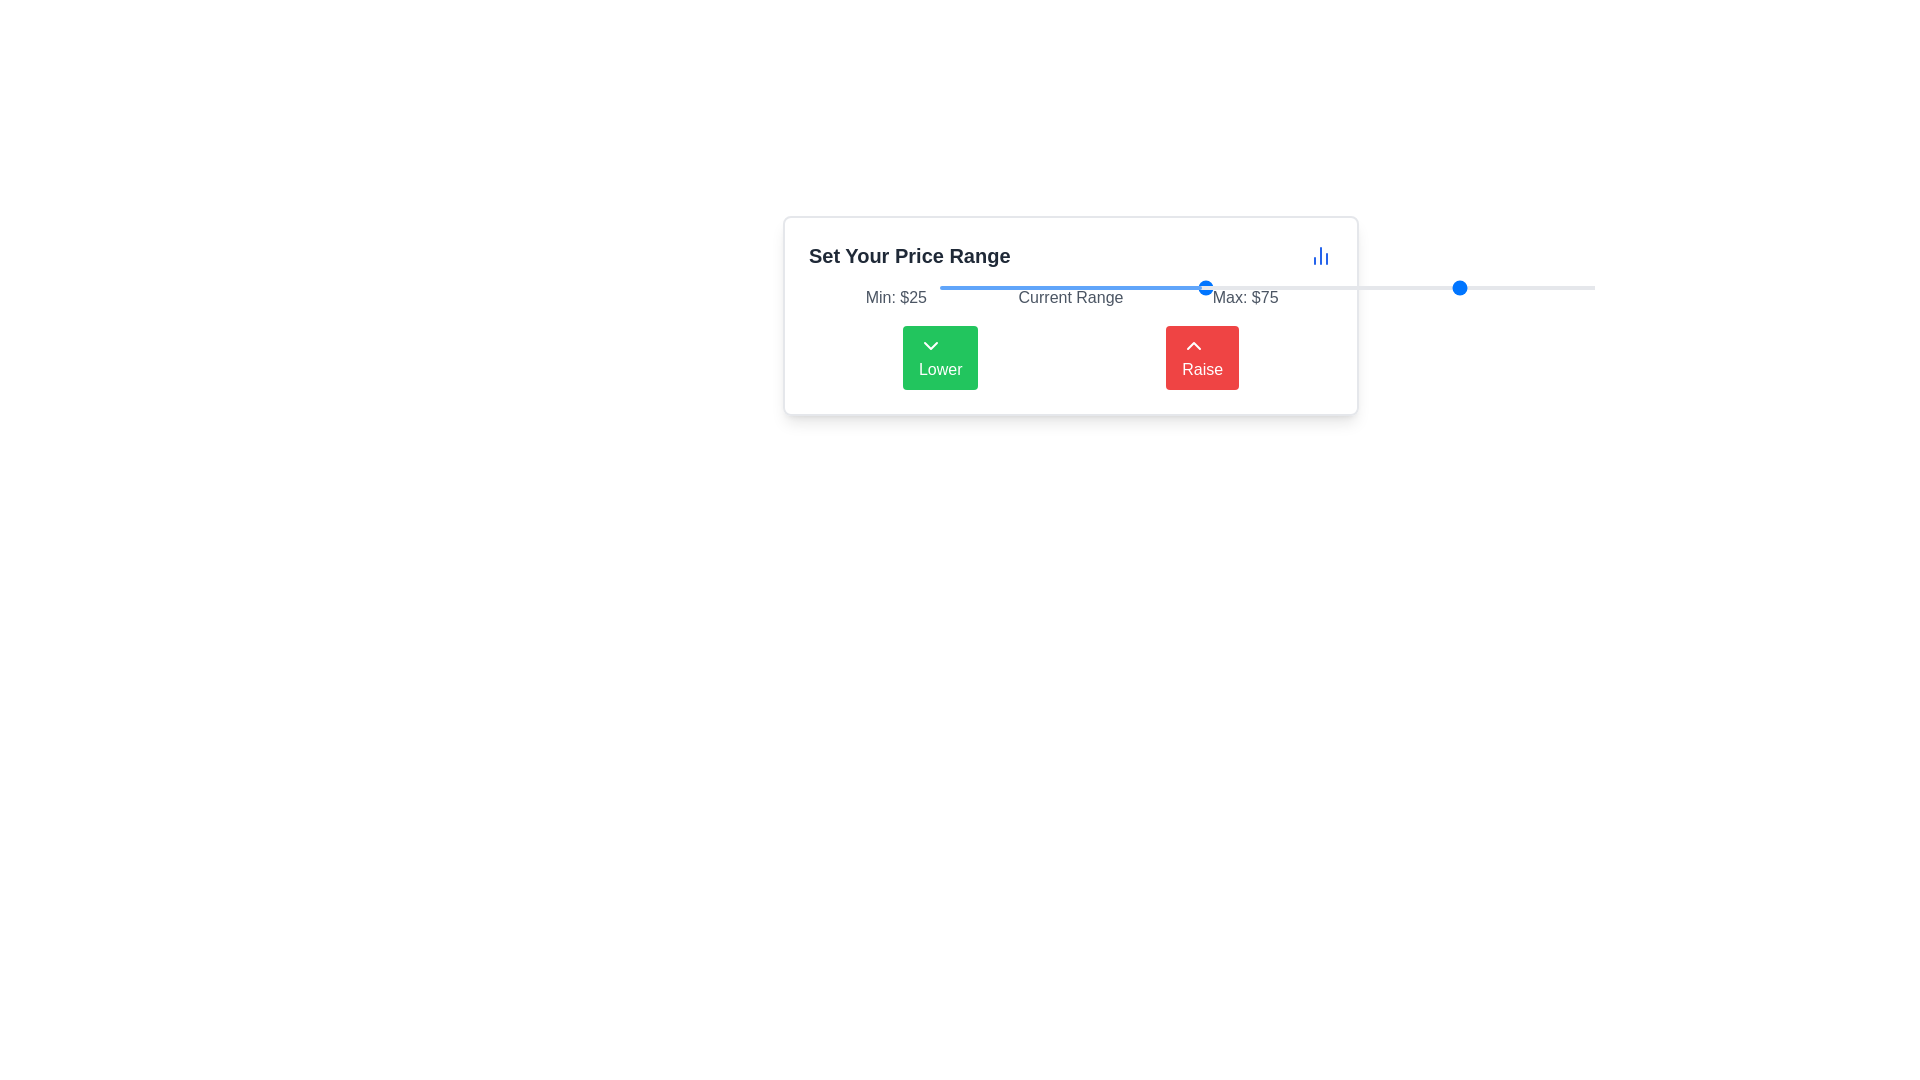 The width and height of the screenshot is (1920, 1080). What do you see at coordinates (1320, 254) in the screenshot?
I see `the non-interactive chart icon located in the header section titled 'Set Your Price Range', which is positioned on the right side and is the last icon visible` at bounding box center [1320, 254].